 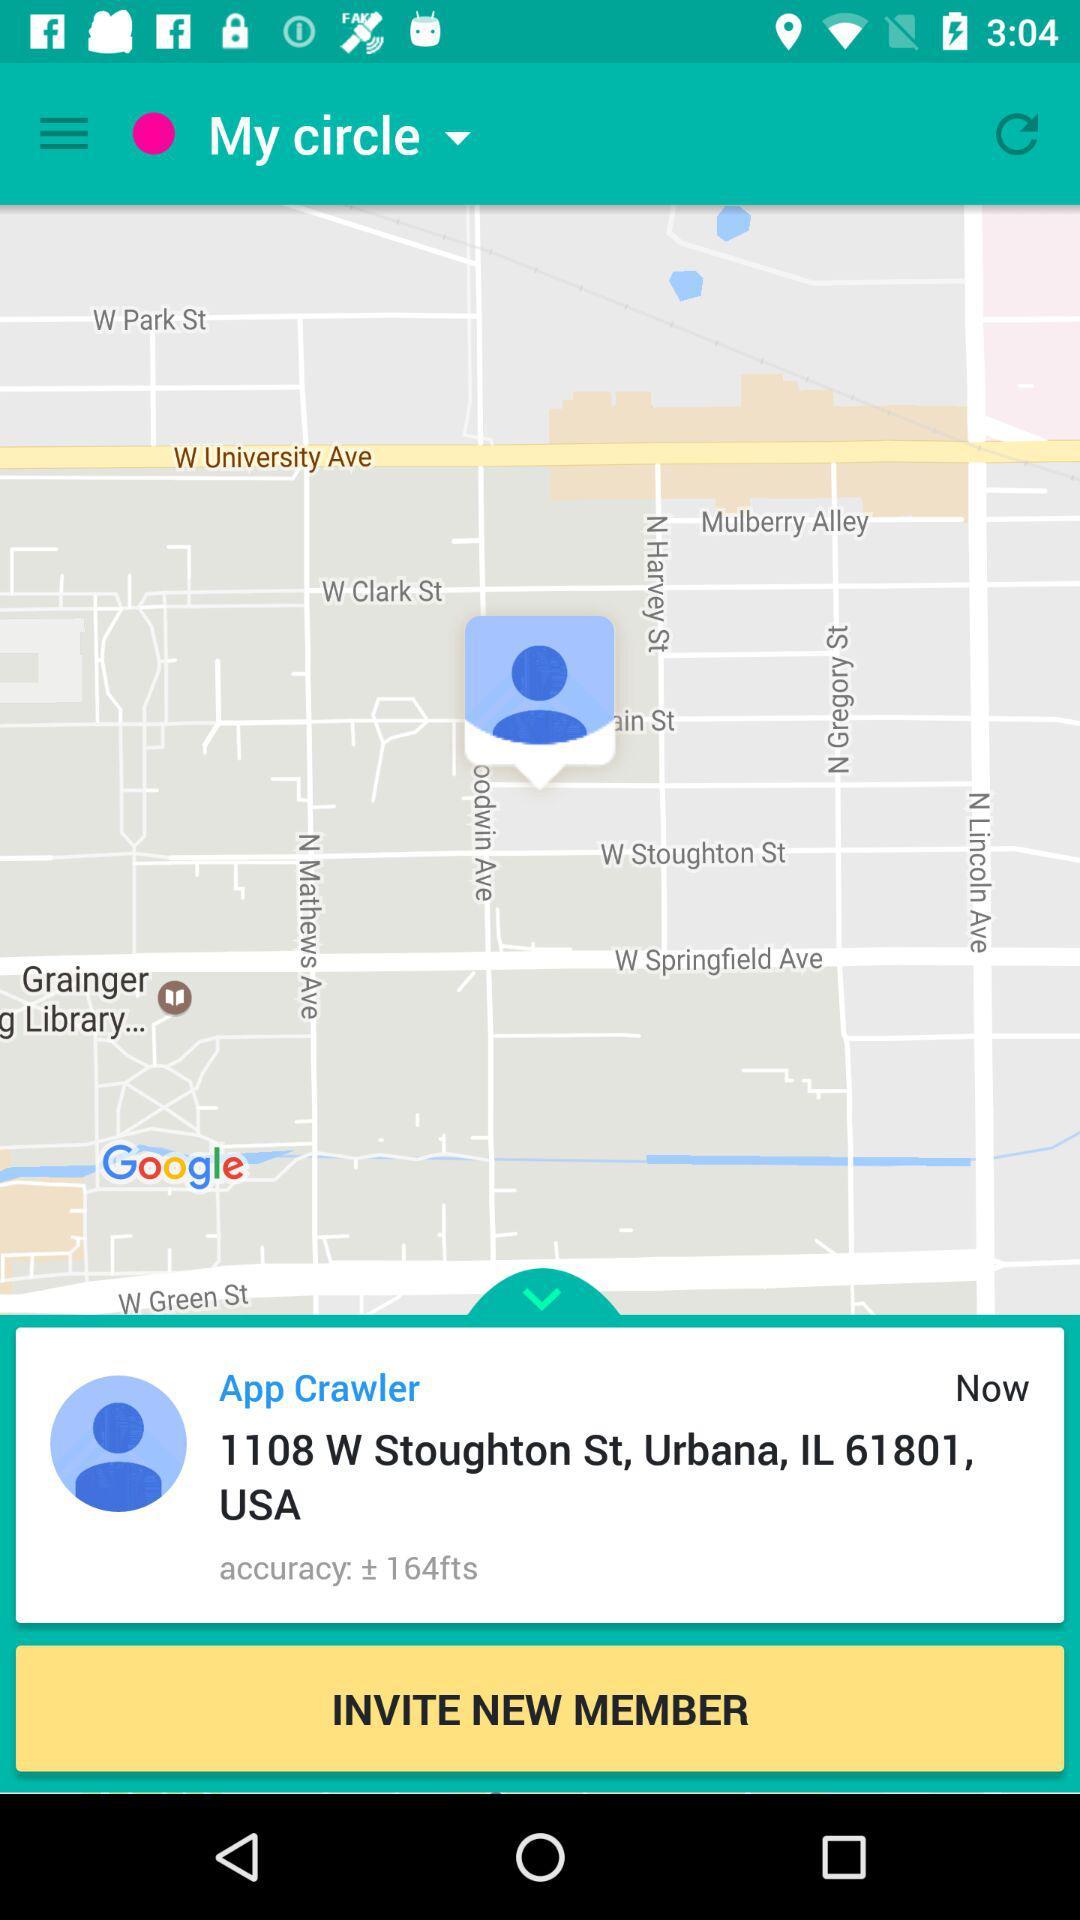 What do you see at coordinates (1017, 132) in the screenshot?
I see `refresh page` at bounding box center [1017, 132].